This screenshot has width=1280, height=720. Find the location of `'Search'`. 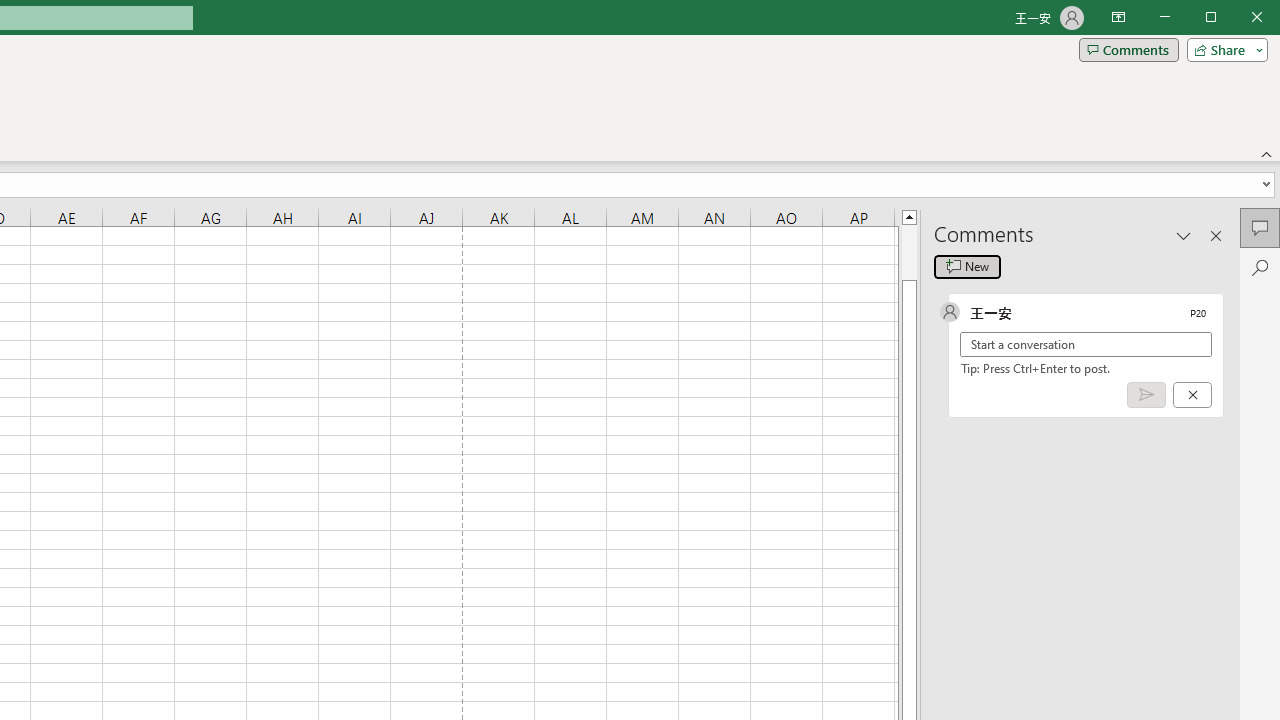

'Search' is located at coordinates (1259, 266).